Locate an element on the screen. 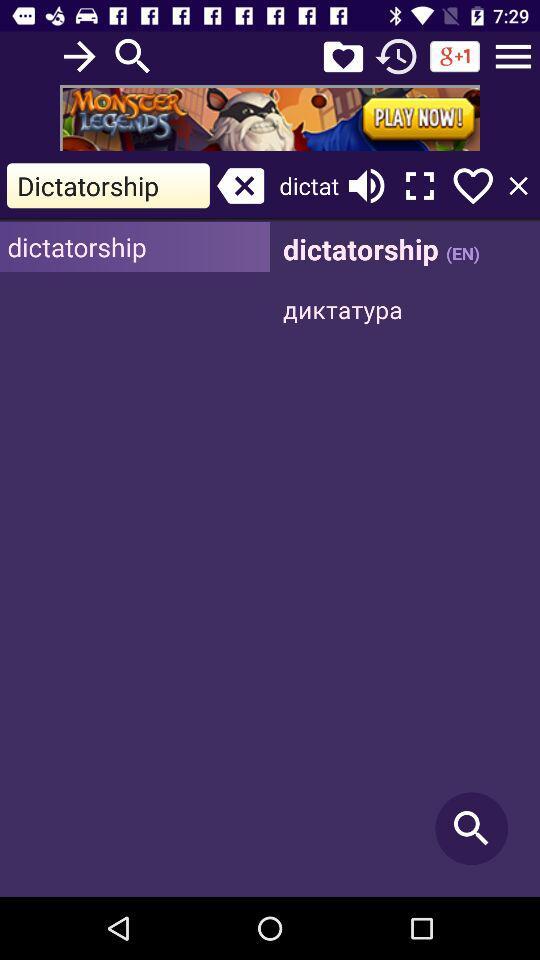 This screenshot has width=540, height=960. refresh is located at coordinates (396, 55).